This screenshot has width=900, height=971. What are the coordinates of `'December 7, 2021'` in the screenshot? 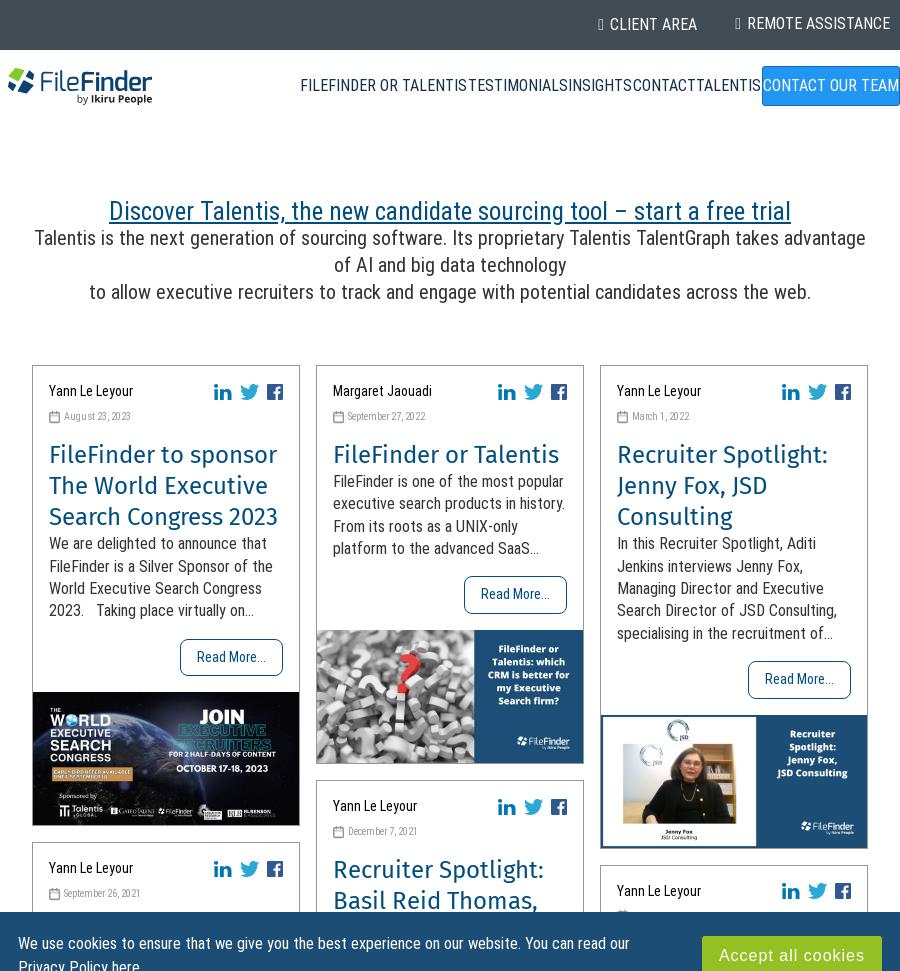 It's located at (348, 830).